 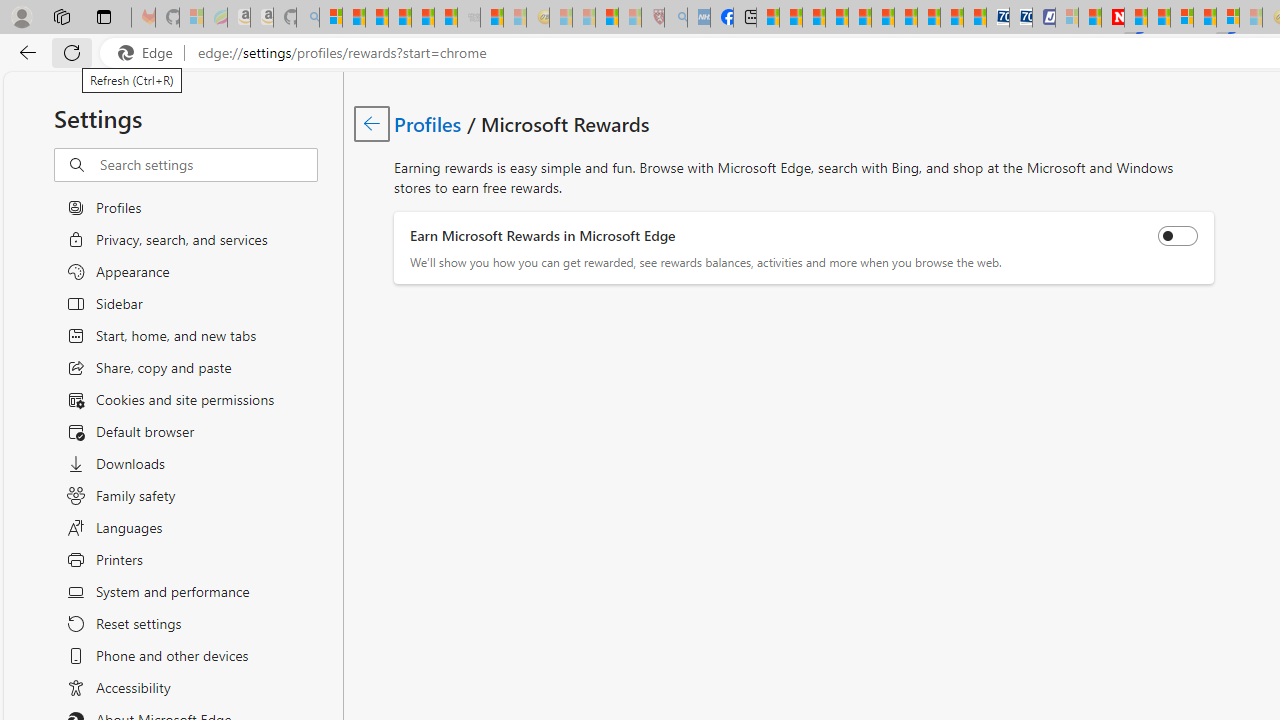 I want to click on 'Class: c01176', so click(x=371, y=123).